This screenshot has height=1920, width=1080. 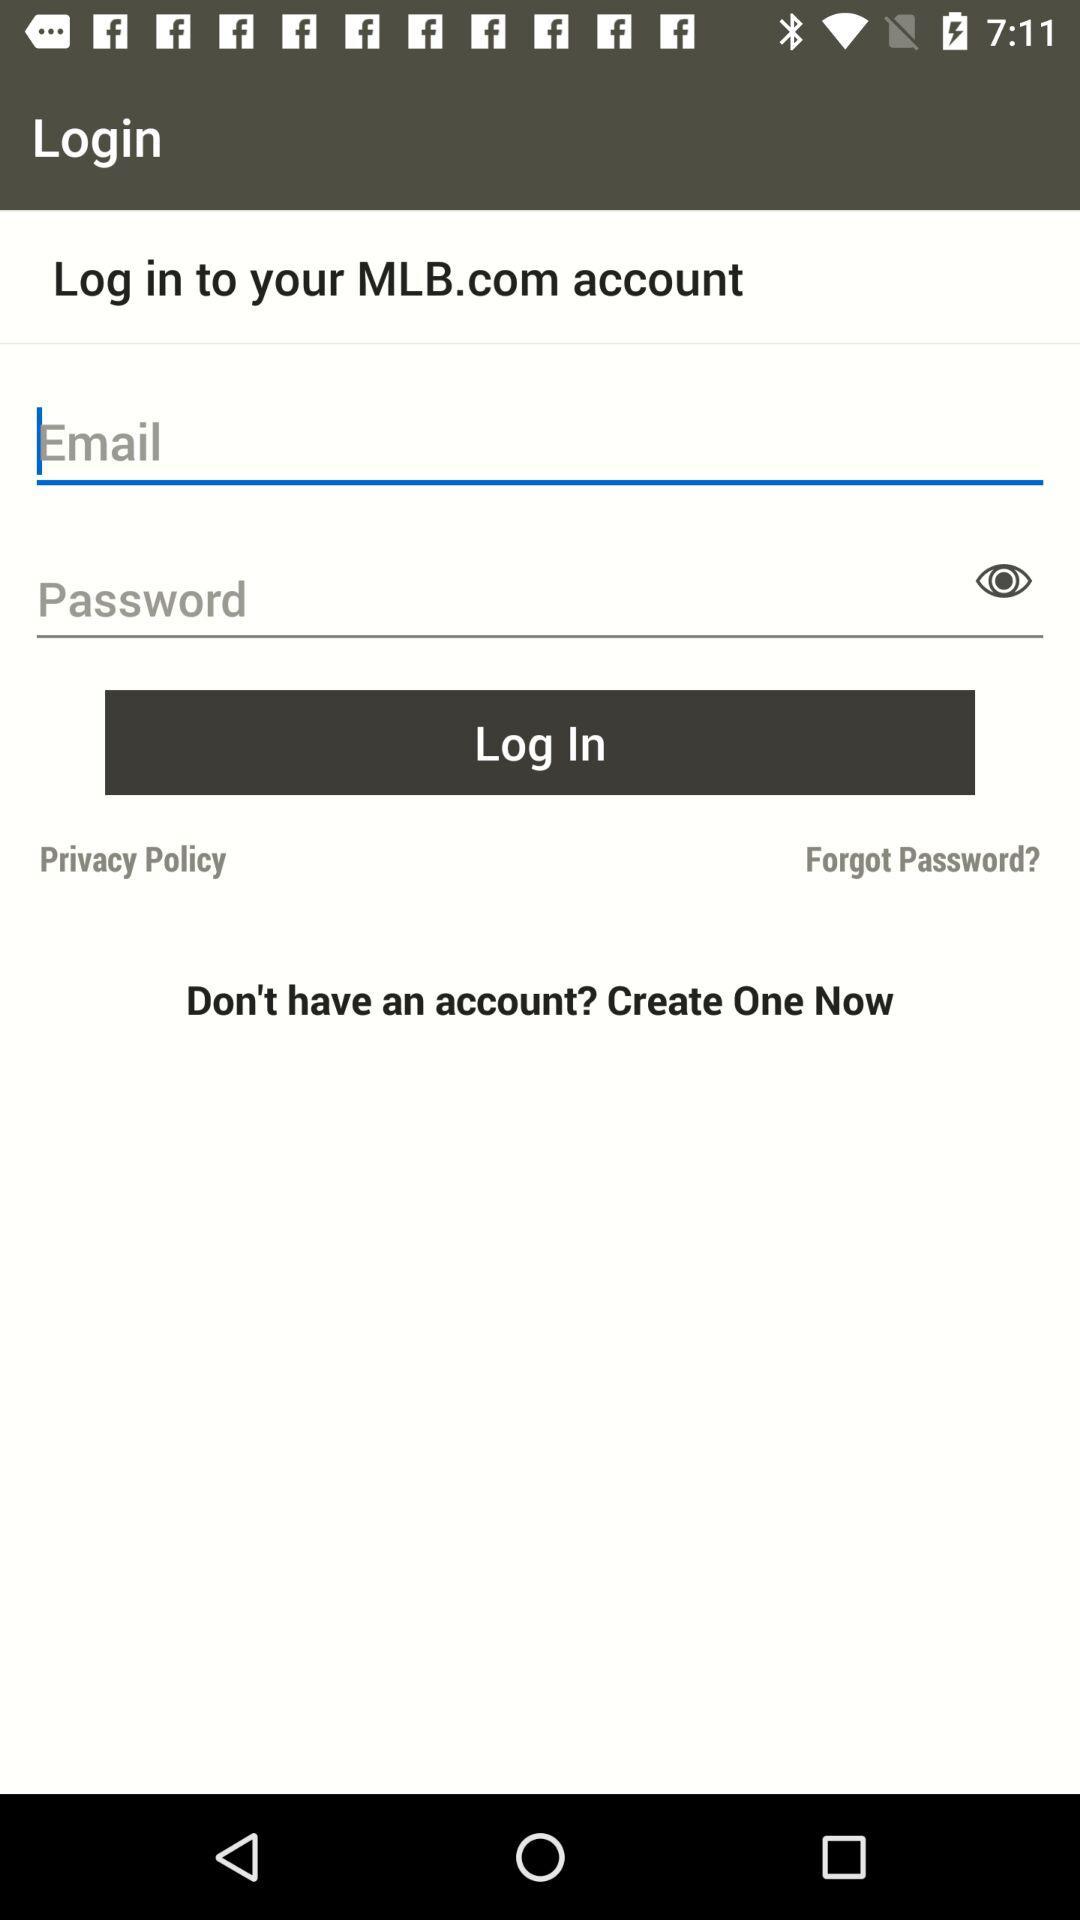 I want to click on the icon above don t have item, so click(x=283, y=858).